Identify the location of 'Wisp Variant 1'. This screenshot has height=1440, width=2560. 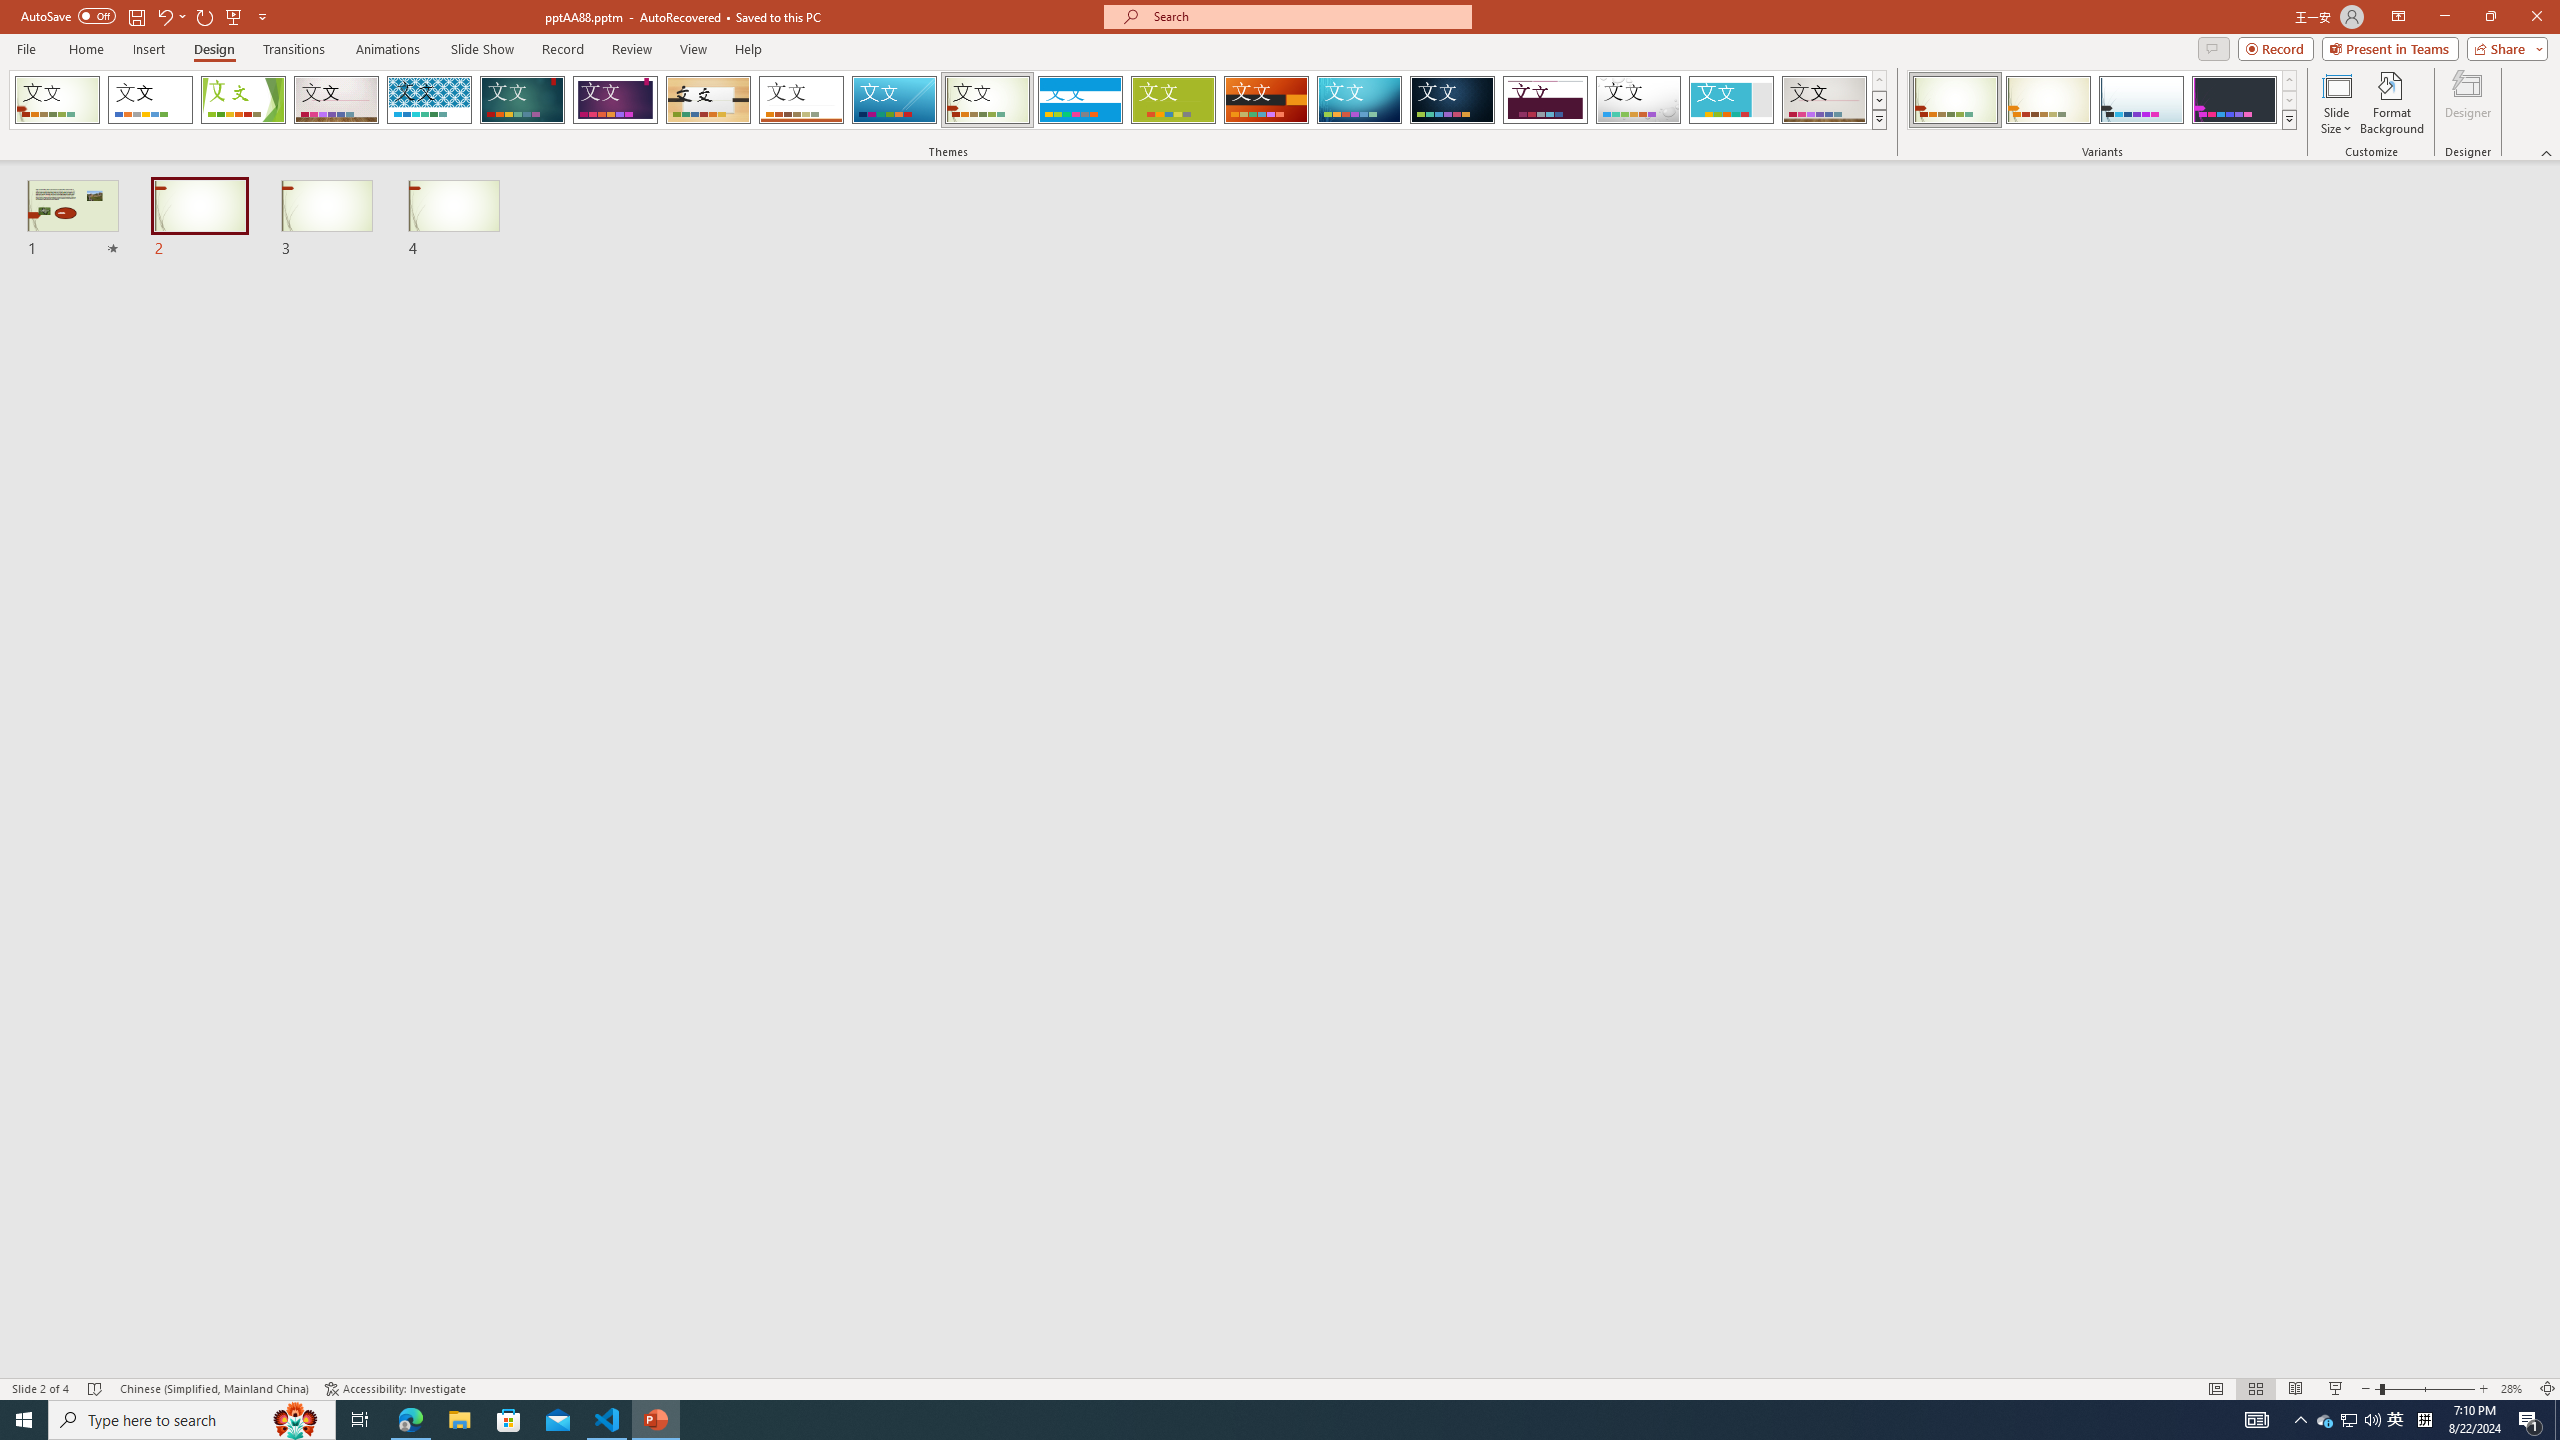
(1954, 99).